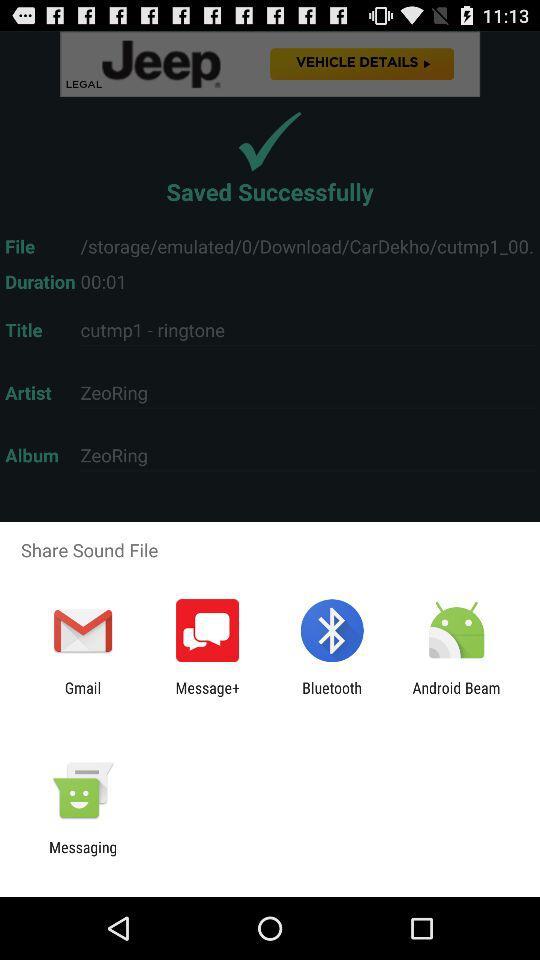 The image size is (540, 960). I want to click on app next to the android beam, so click(332, 696).